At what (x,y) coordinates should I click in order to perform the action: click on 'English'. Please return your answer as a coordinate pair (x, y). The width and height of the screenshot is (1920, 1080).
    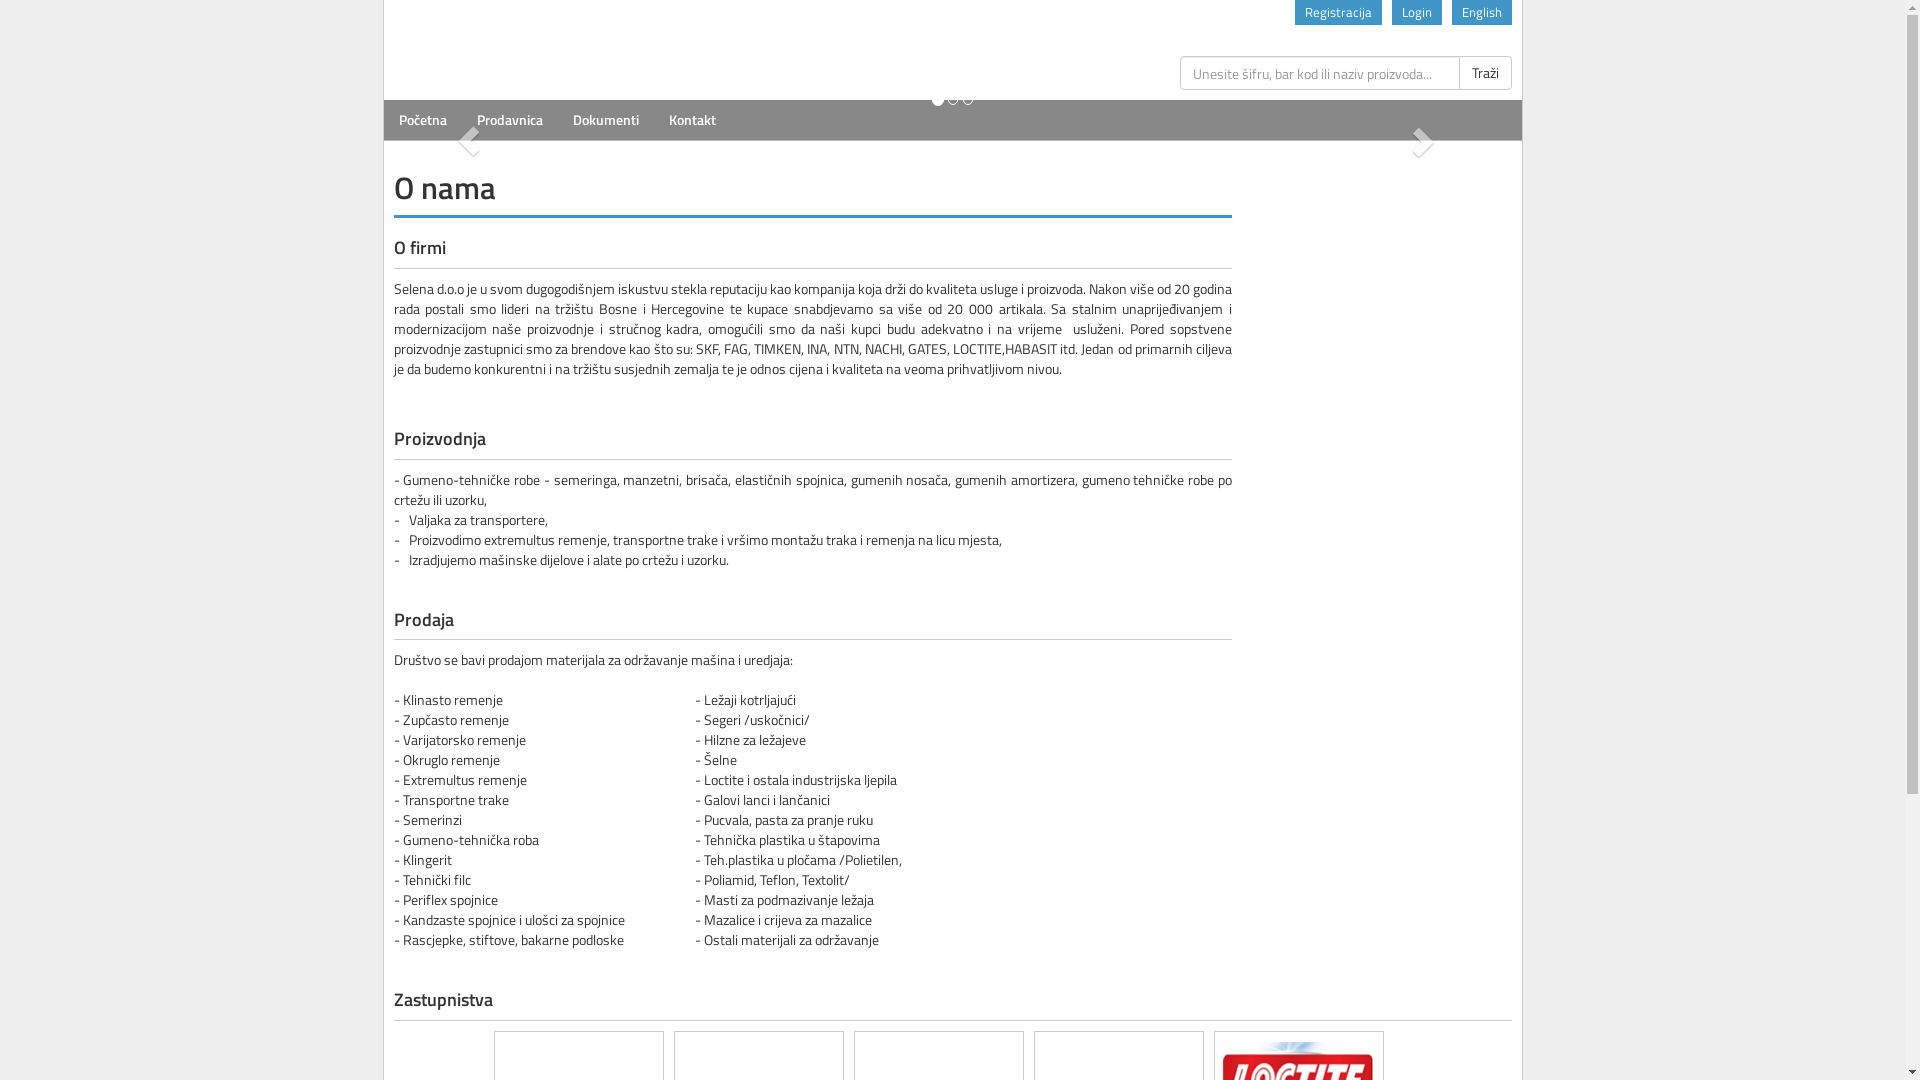
    Looking at the image, I should click on (1451, 12).